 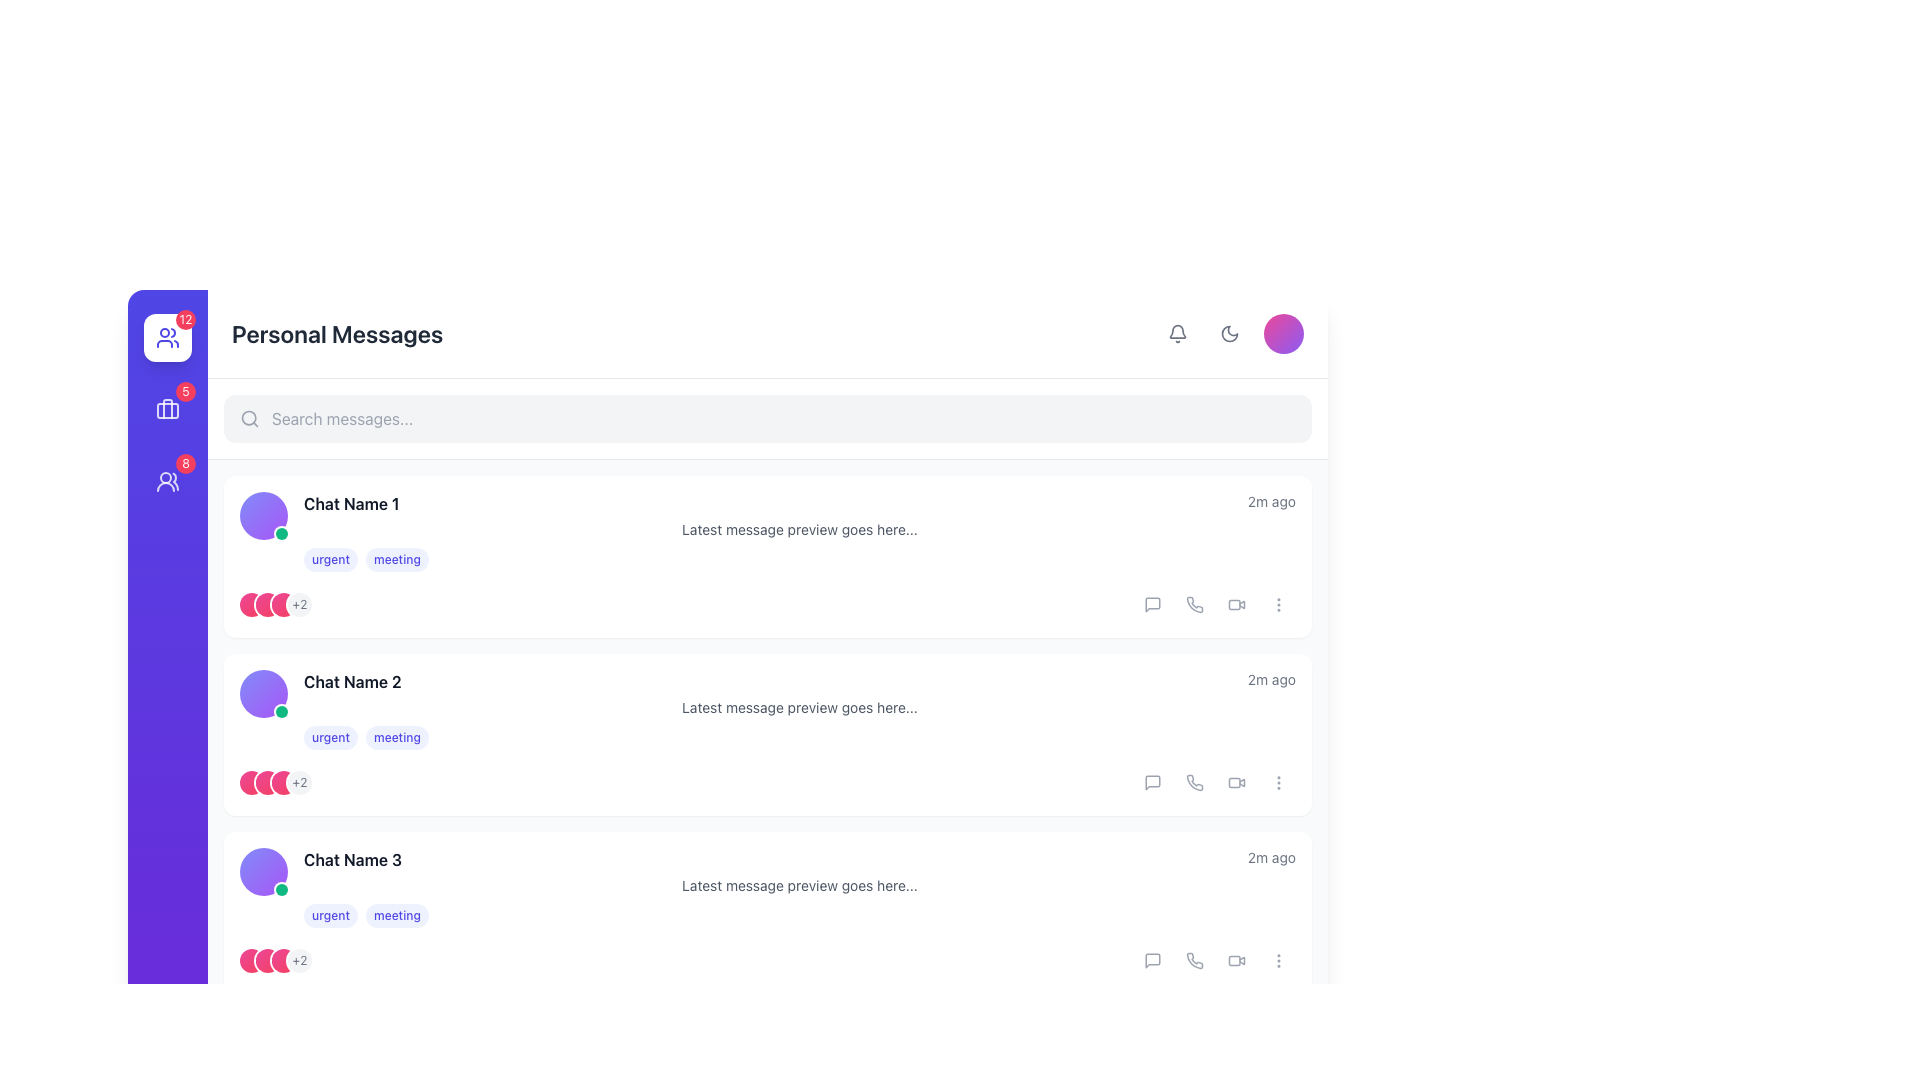 What do you see at coordinates (251, 959) in the screenshot?
I see `the small circular icon with a gradient color transitioning from pink to rose and a white ring around it, which is the leftmost element in a group of four similar icons` at bounding box center [251, 959].